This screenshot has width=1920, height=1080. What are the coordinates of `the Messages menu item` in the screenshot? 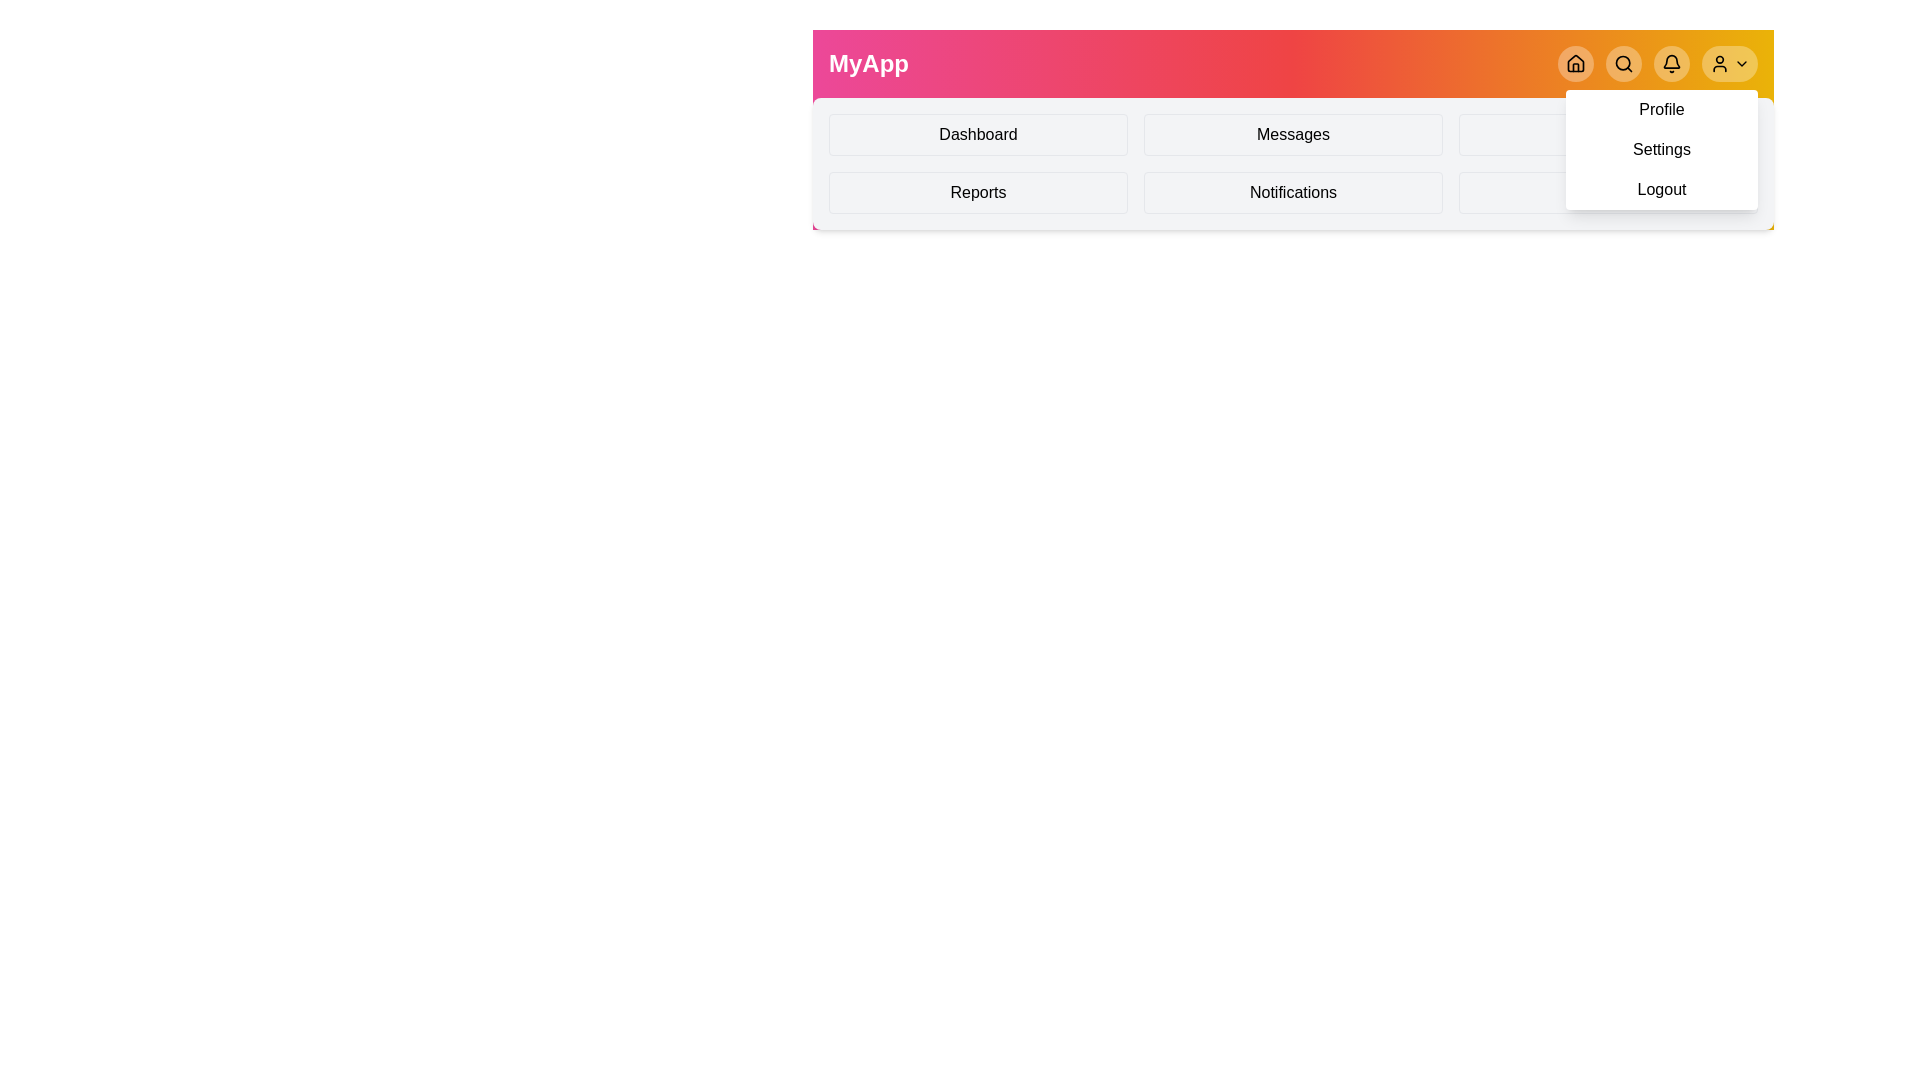 It's located at (1293, 135).